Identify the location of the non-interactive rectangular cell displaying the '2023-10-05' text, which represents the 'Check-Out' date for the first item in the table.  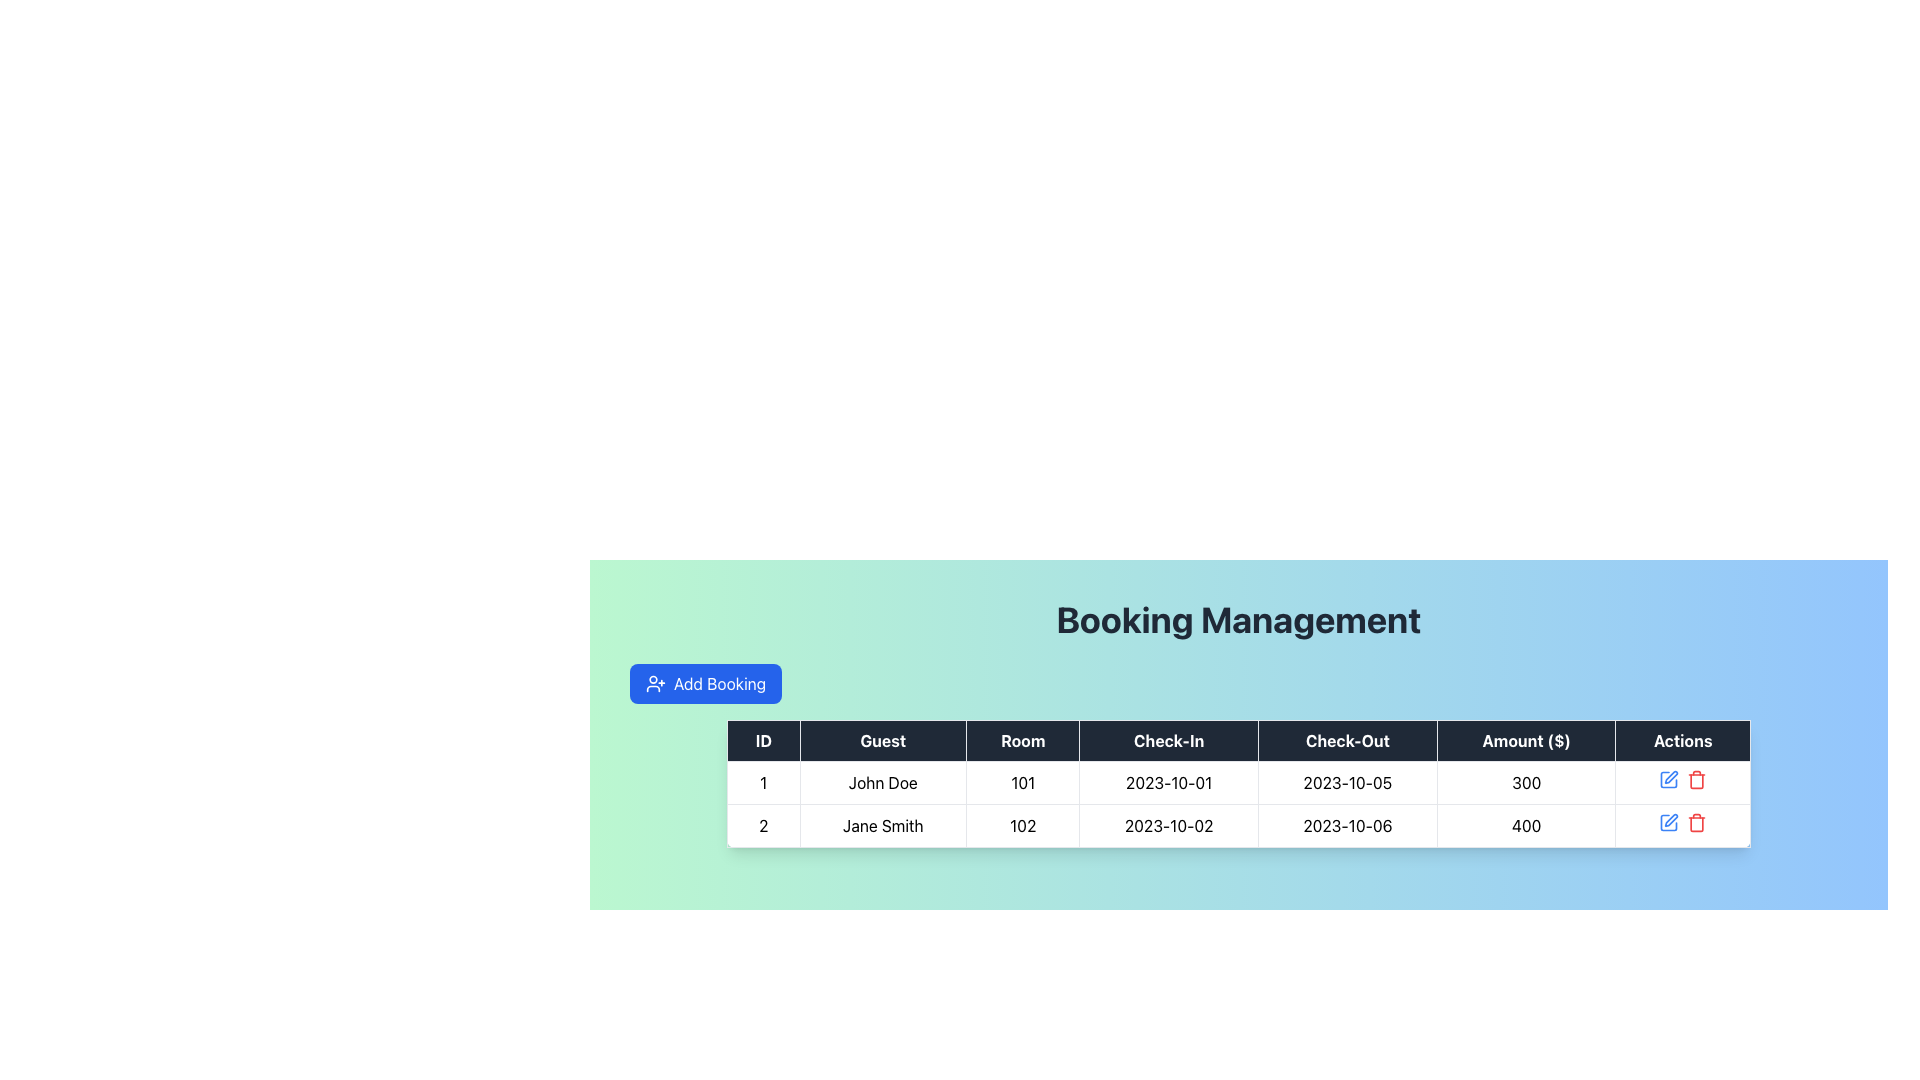
(1347, 782).